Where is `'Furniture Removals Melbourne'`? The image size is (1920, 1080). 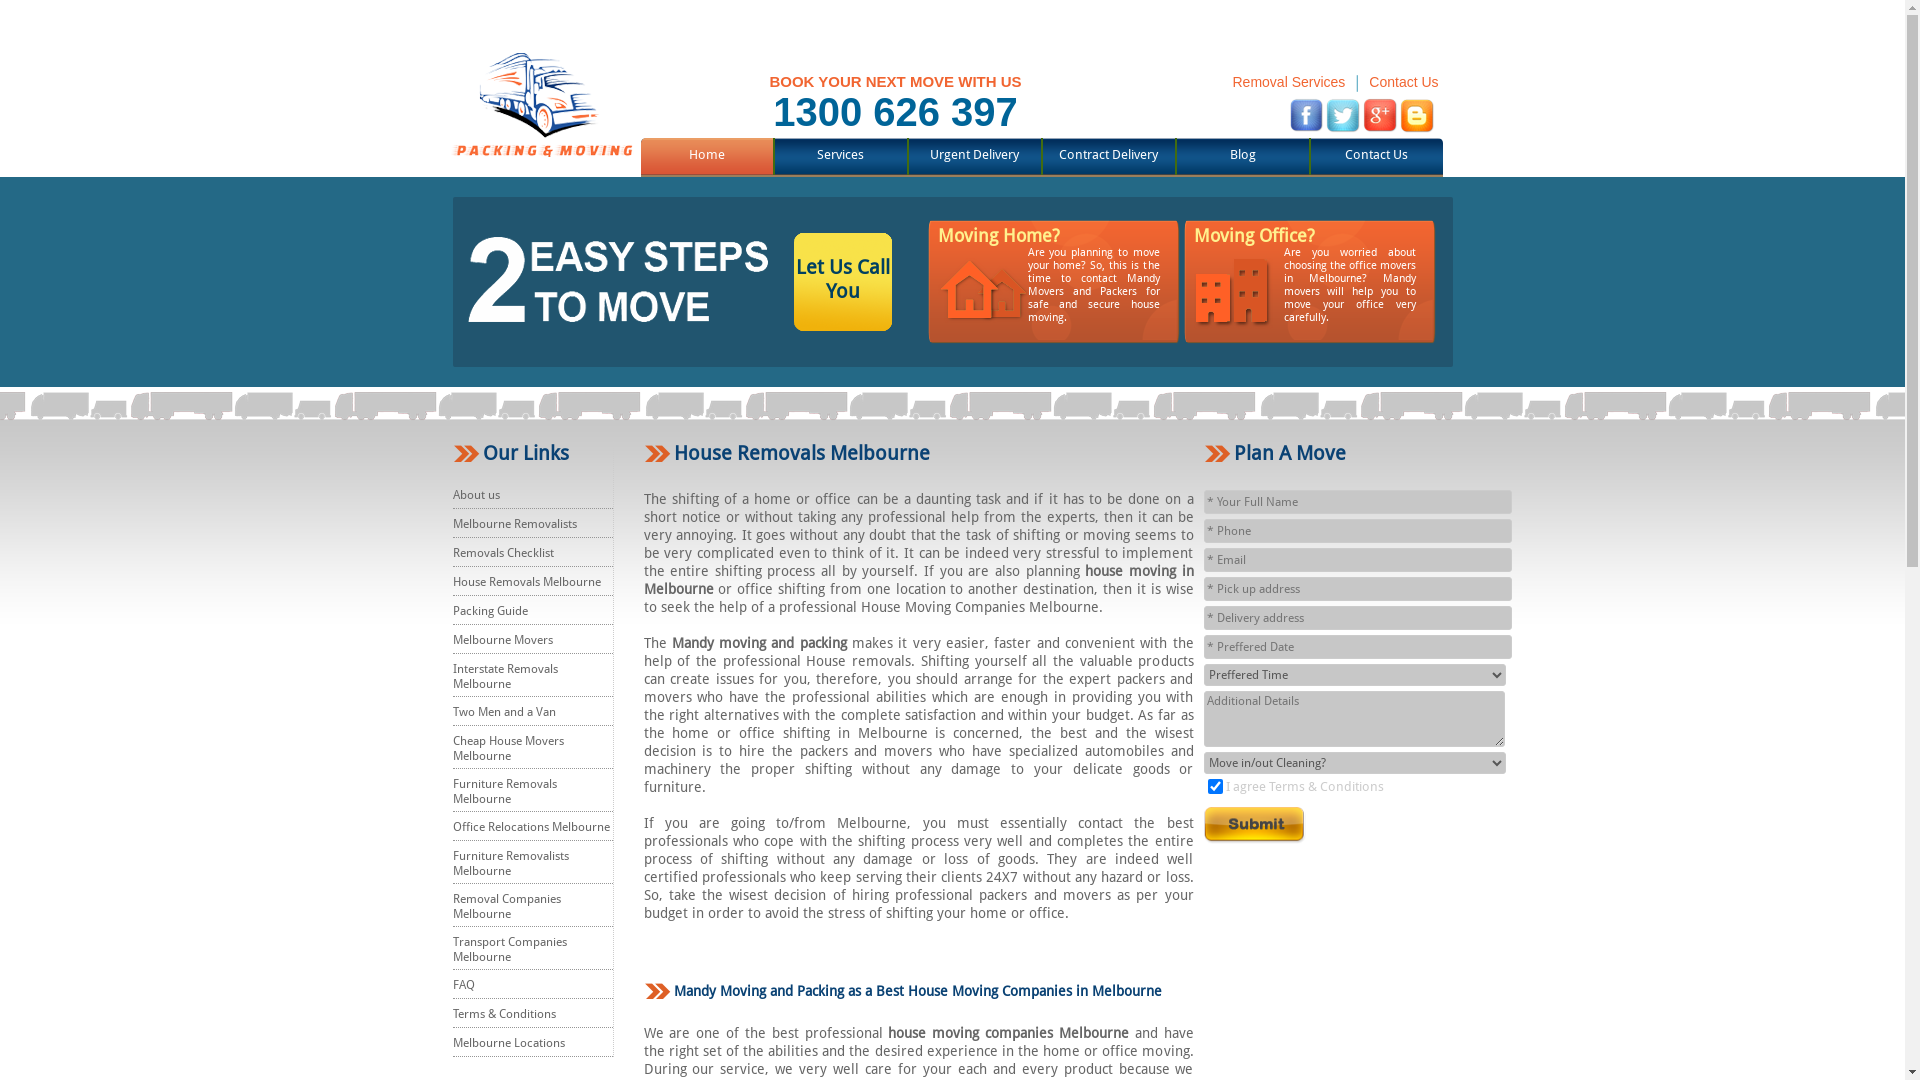
'Furniture Removals Melbourne' is located at coordinates (504, 790).